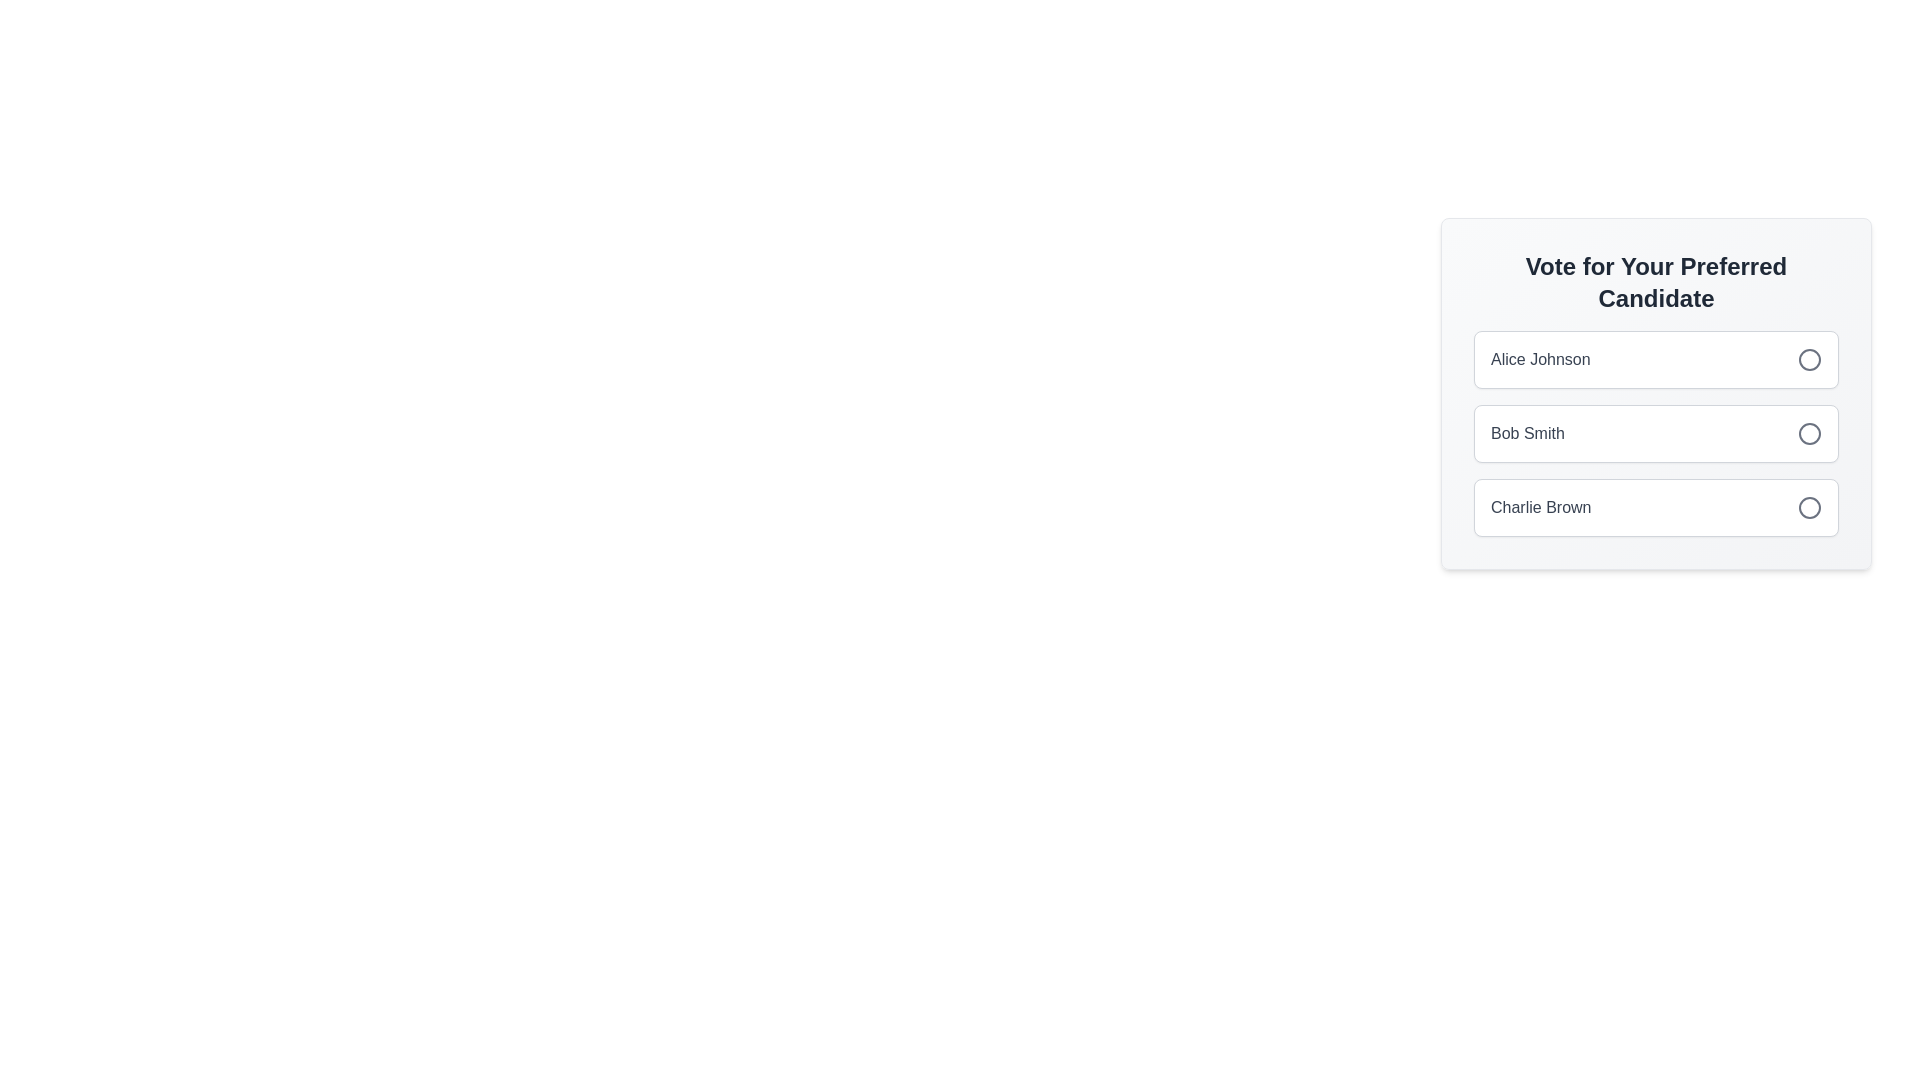  Describe the element at coordinates (1809, 358) in the screenshot. I see `the circular radio button located to the right of the text 'Alice Johnson'` at that location.